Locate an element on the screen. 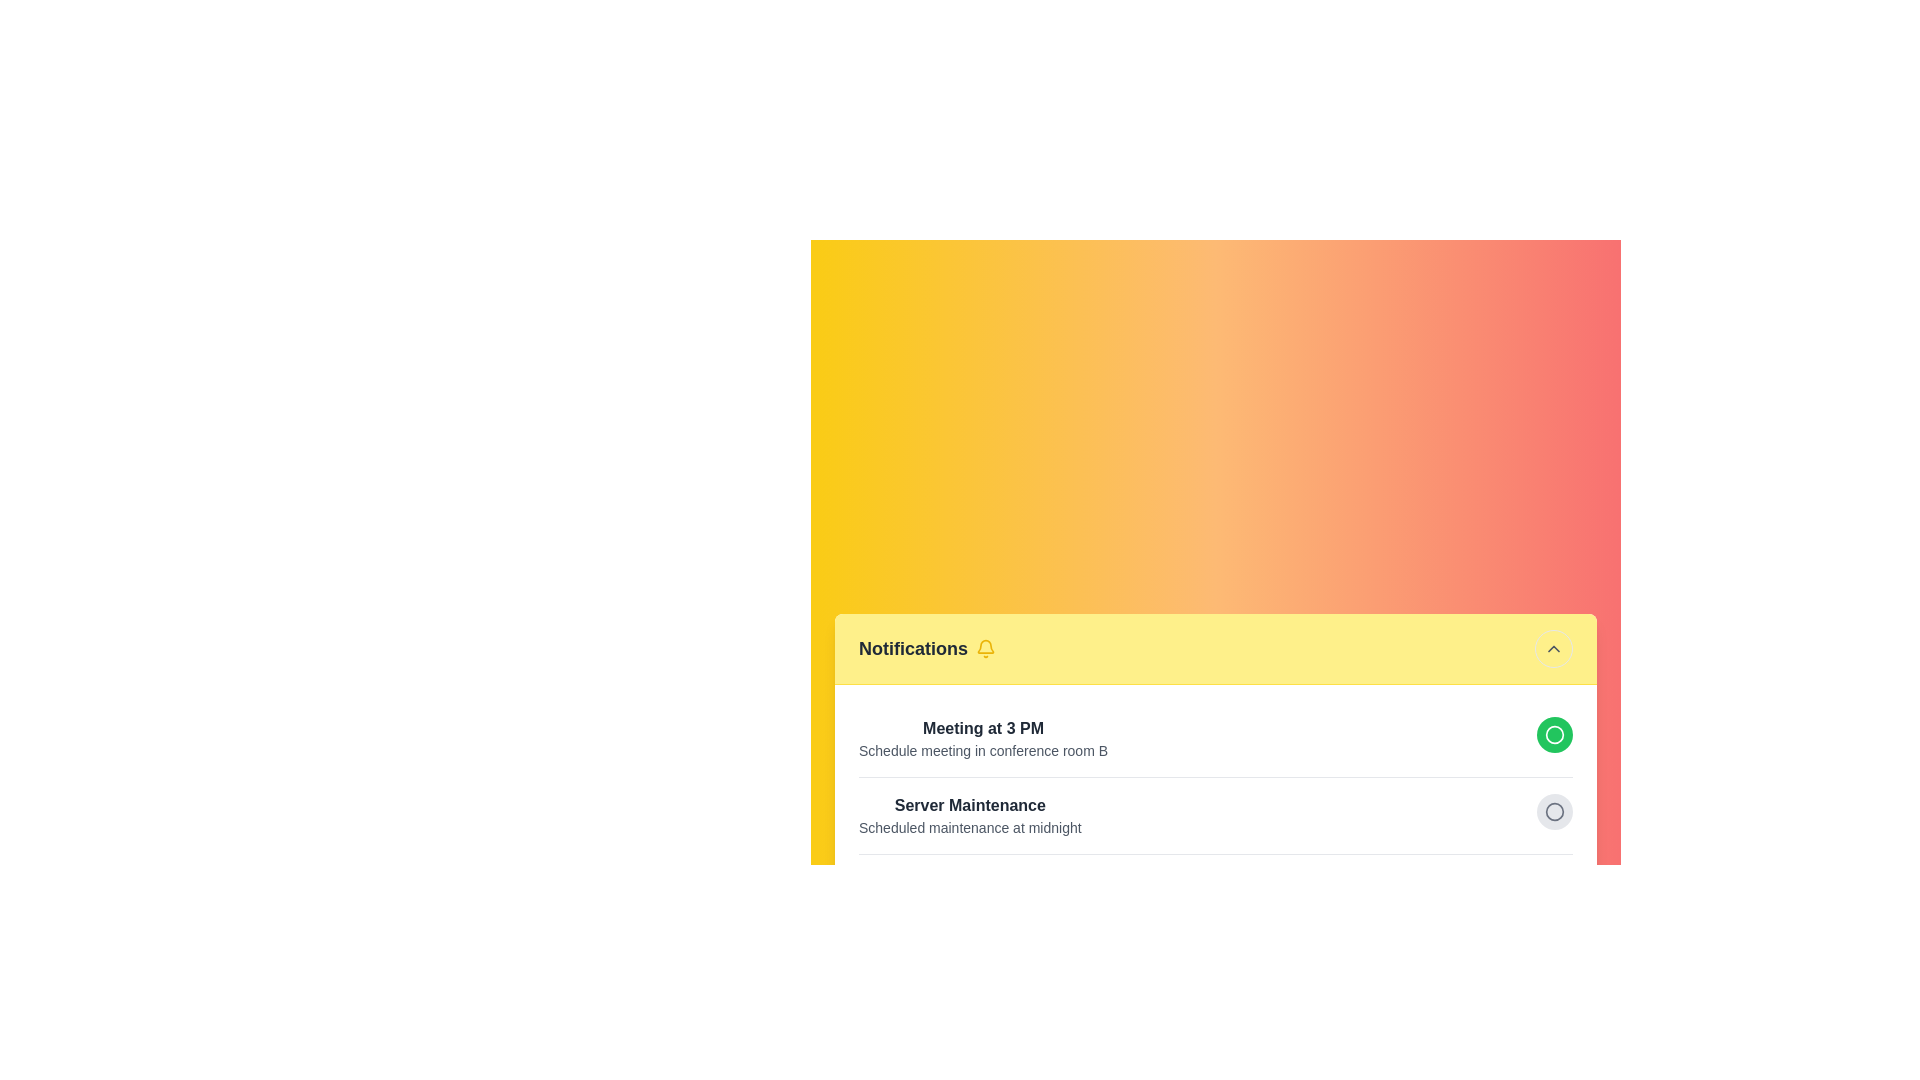 This screenshot has height=1080, width=1920. the circular green button with a white inner circle located at the far right of the notification message titled 'Meeting at 3 PM' is located at coordinates (1554, 734).